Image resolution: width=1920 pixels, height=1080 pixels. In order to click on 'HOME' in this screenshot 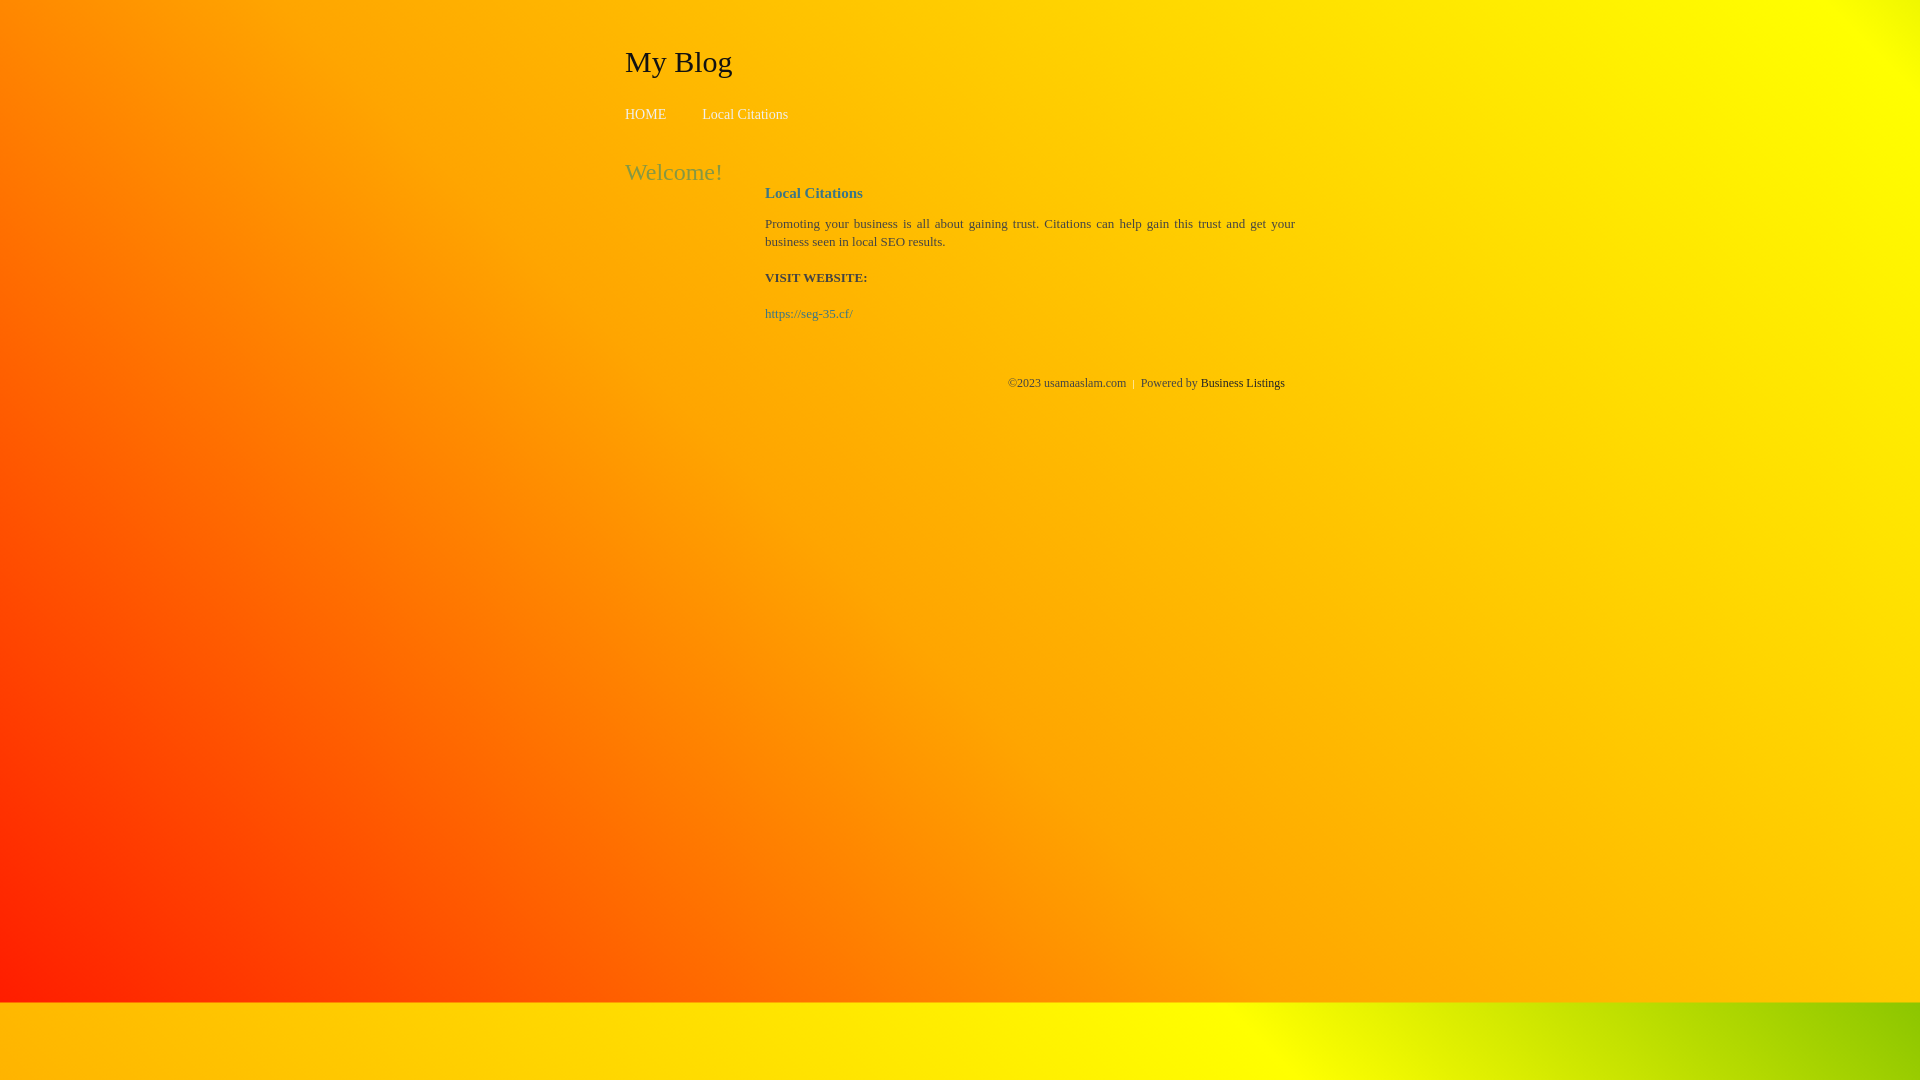, I will do `click(645, 114)`.